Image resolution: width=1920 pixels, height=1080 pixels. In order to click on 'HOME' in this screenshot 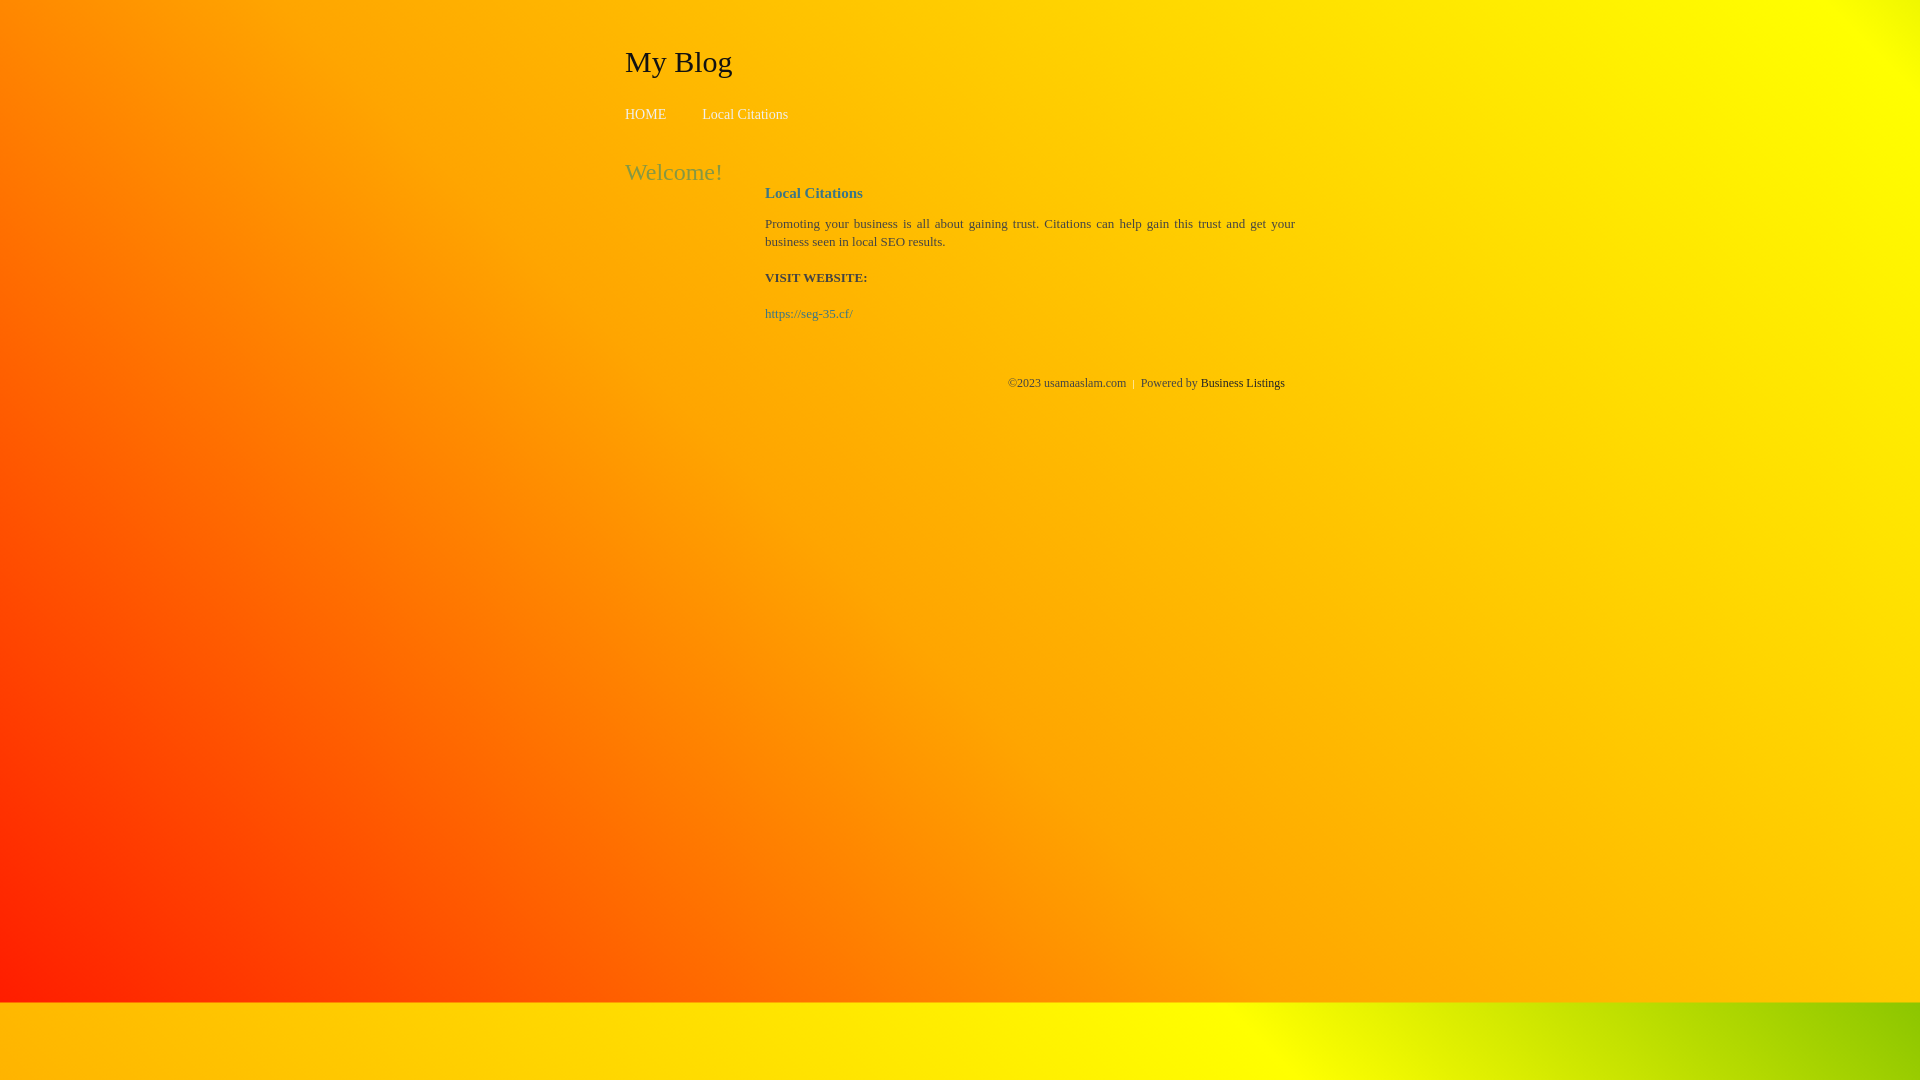, I will do `click(645, 114)`.